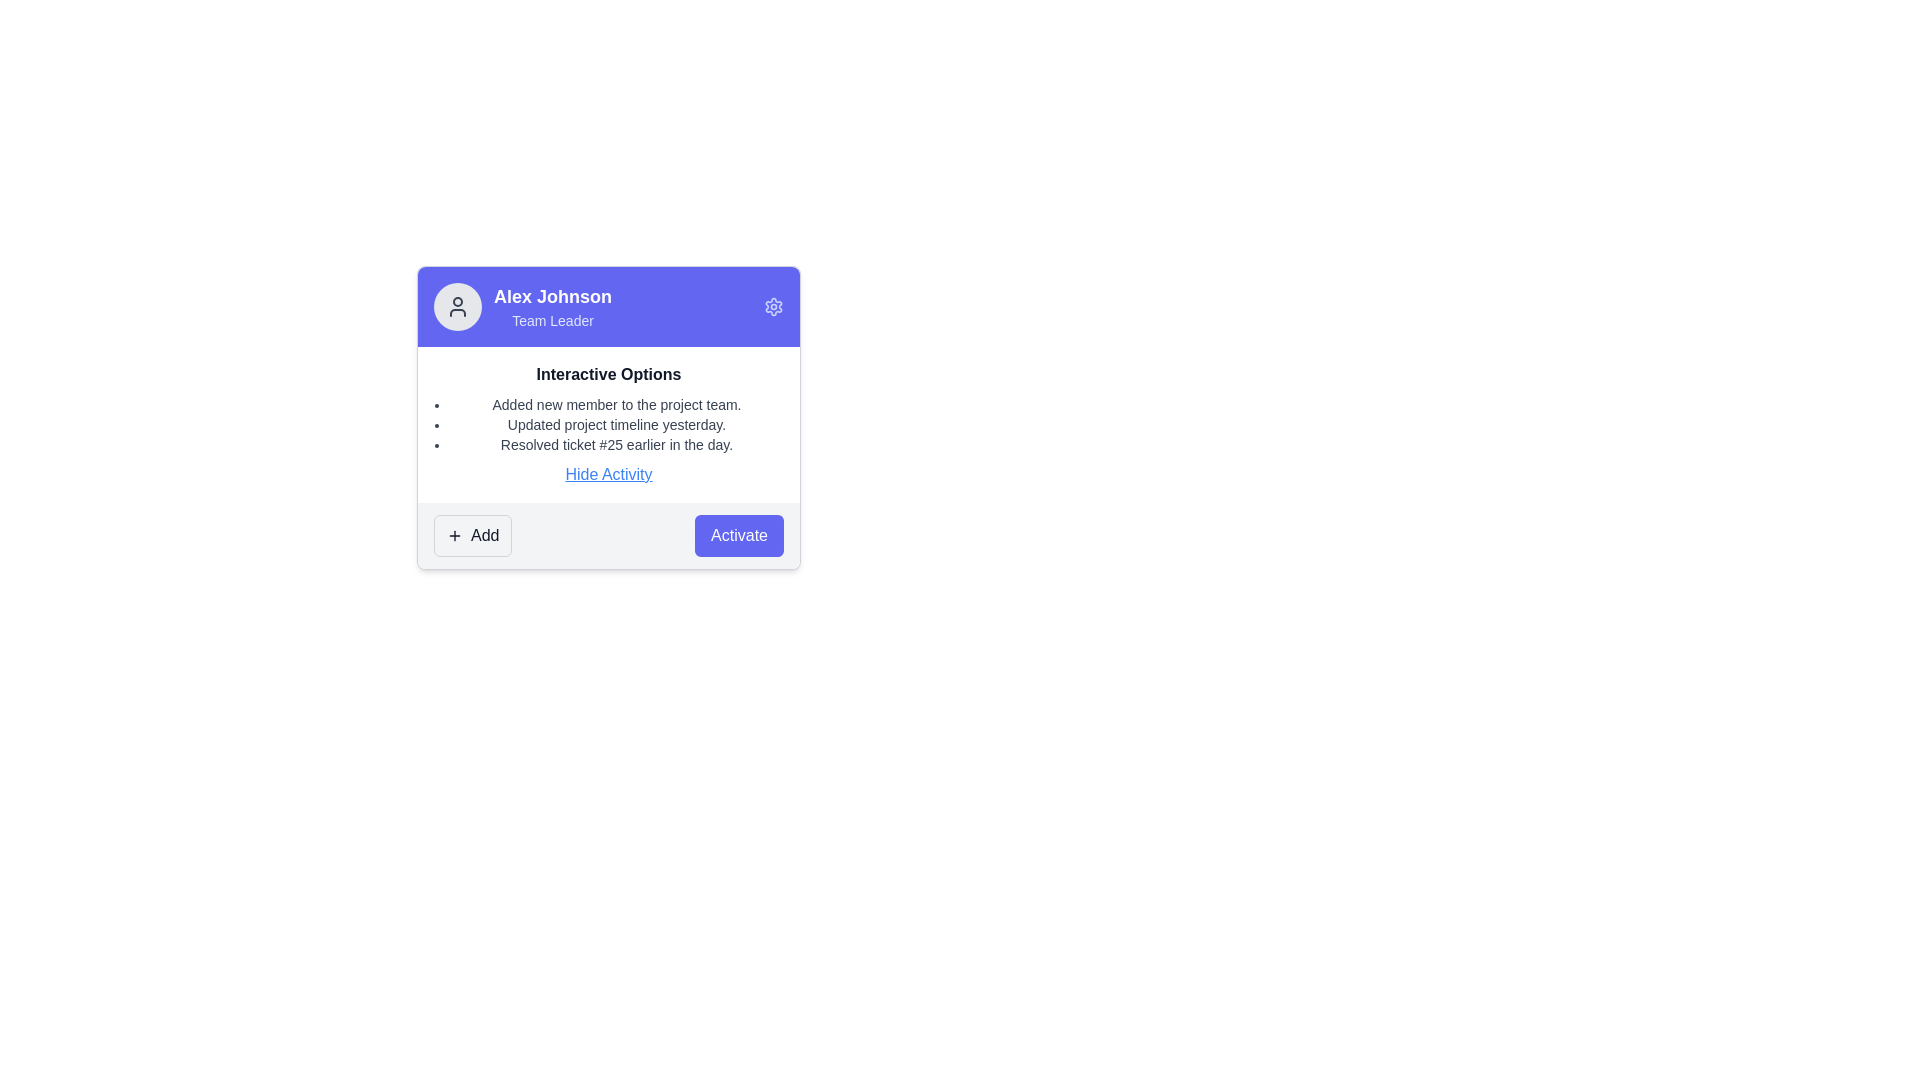 This screenshot has height=1080, width=1920. I want to click on the circular user profile icon with a light gray background and black outline, located in the top-left corner of the card, next to the 'Alex Johnson' text, so click(456, 307).